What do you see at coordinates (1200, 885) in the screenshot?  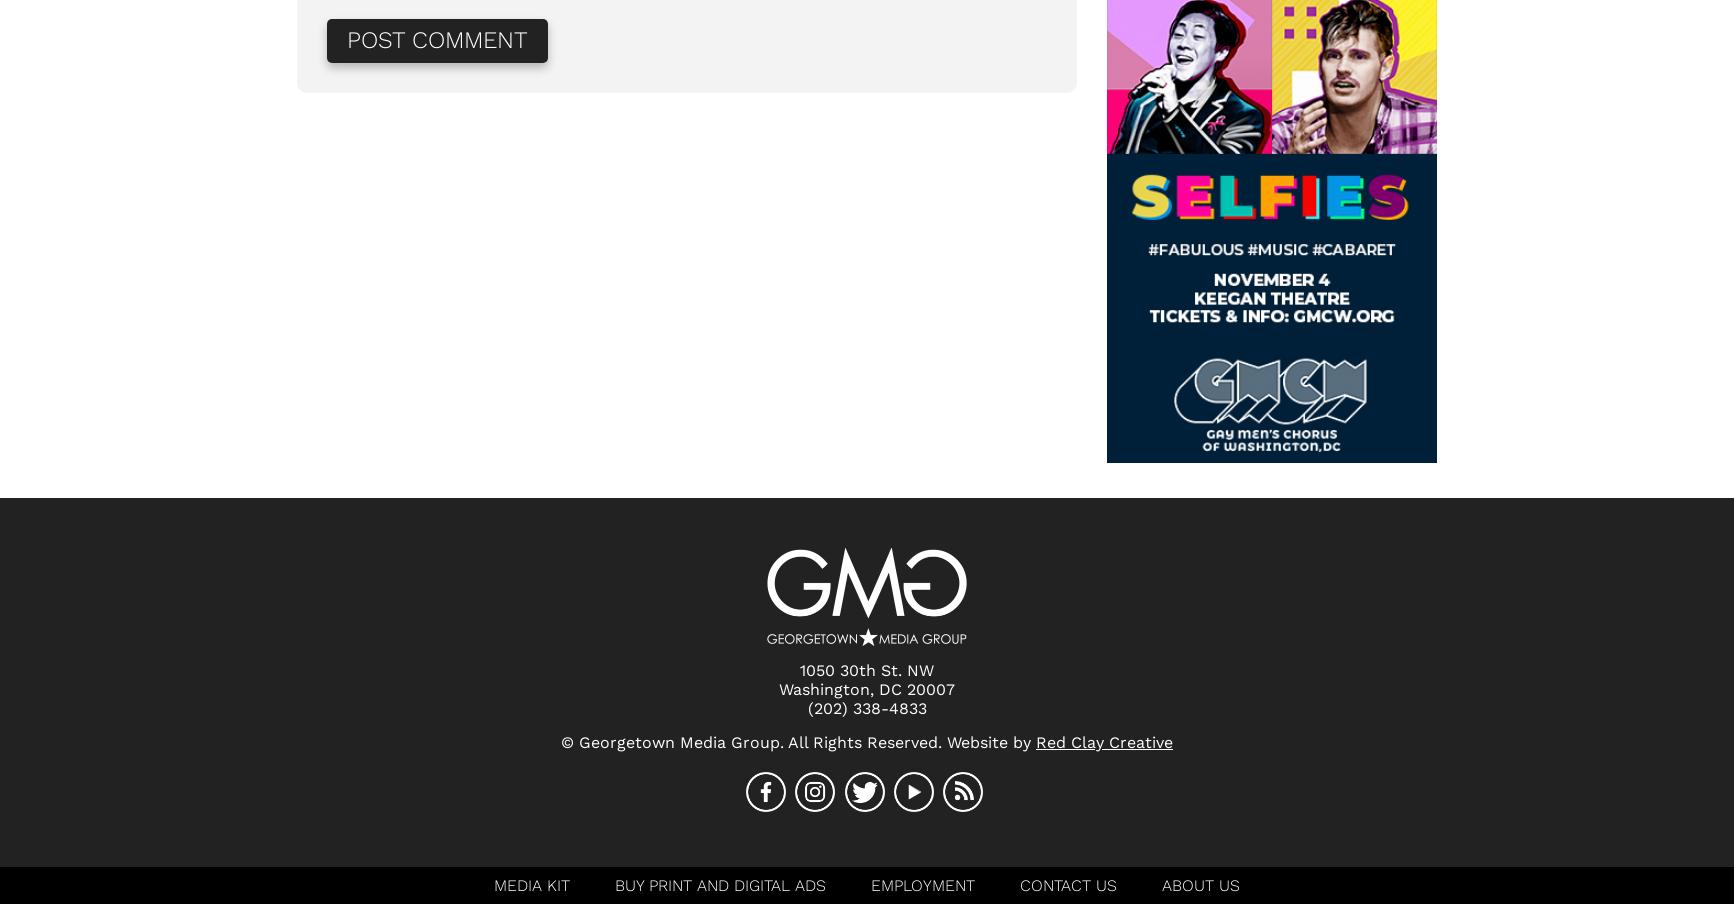 I see `'About Us'` at bounding box center [1200, 885].